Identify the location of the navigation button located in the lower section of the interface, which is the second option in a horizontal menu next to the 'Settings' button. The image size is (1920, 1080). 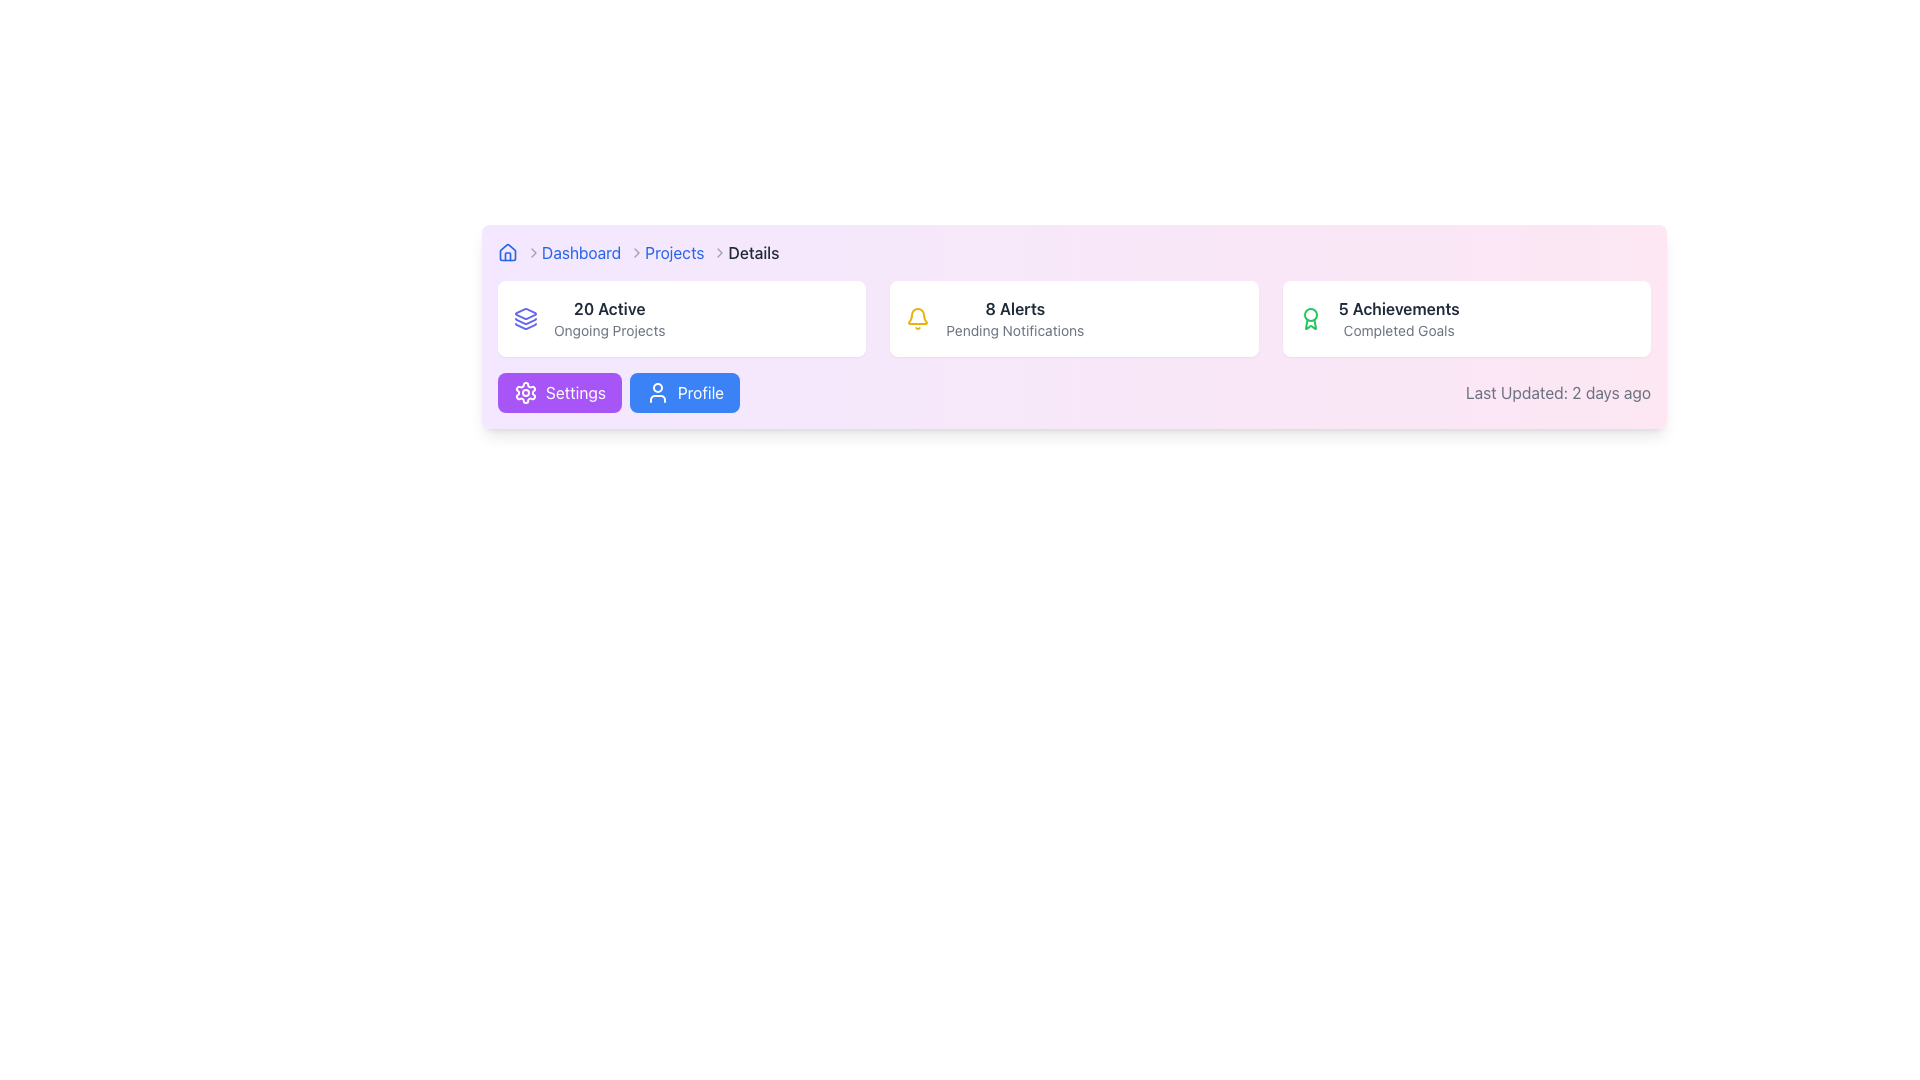
(685, 393).